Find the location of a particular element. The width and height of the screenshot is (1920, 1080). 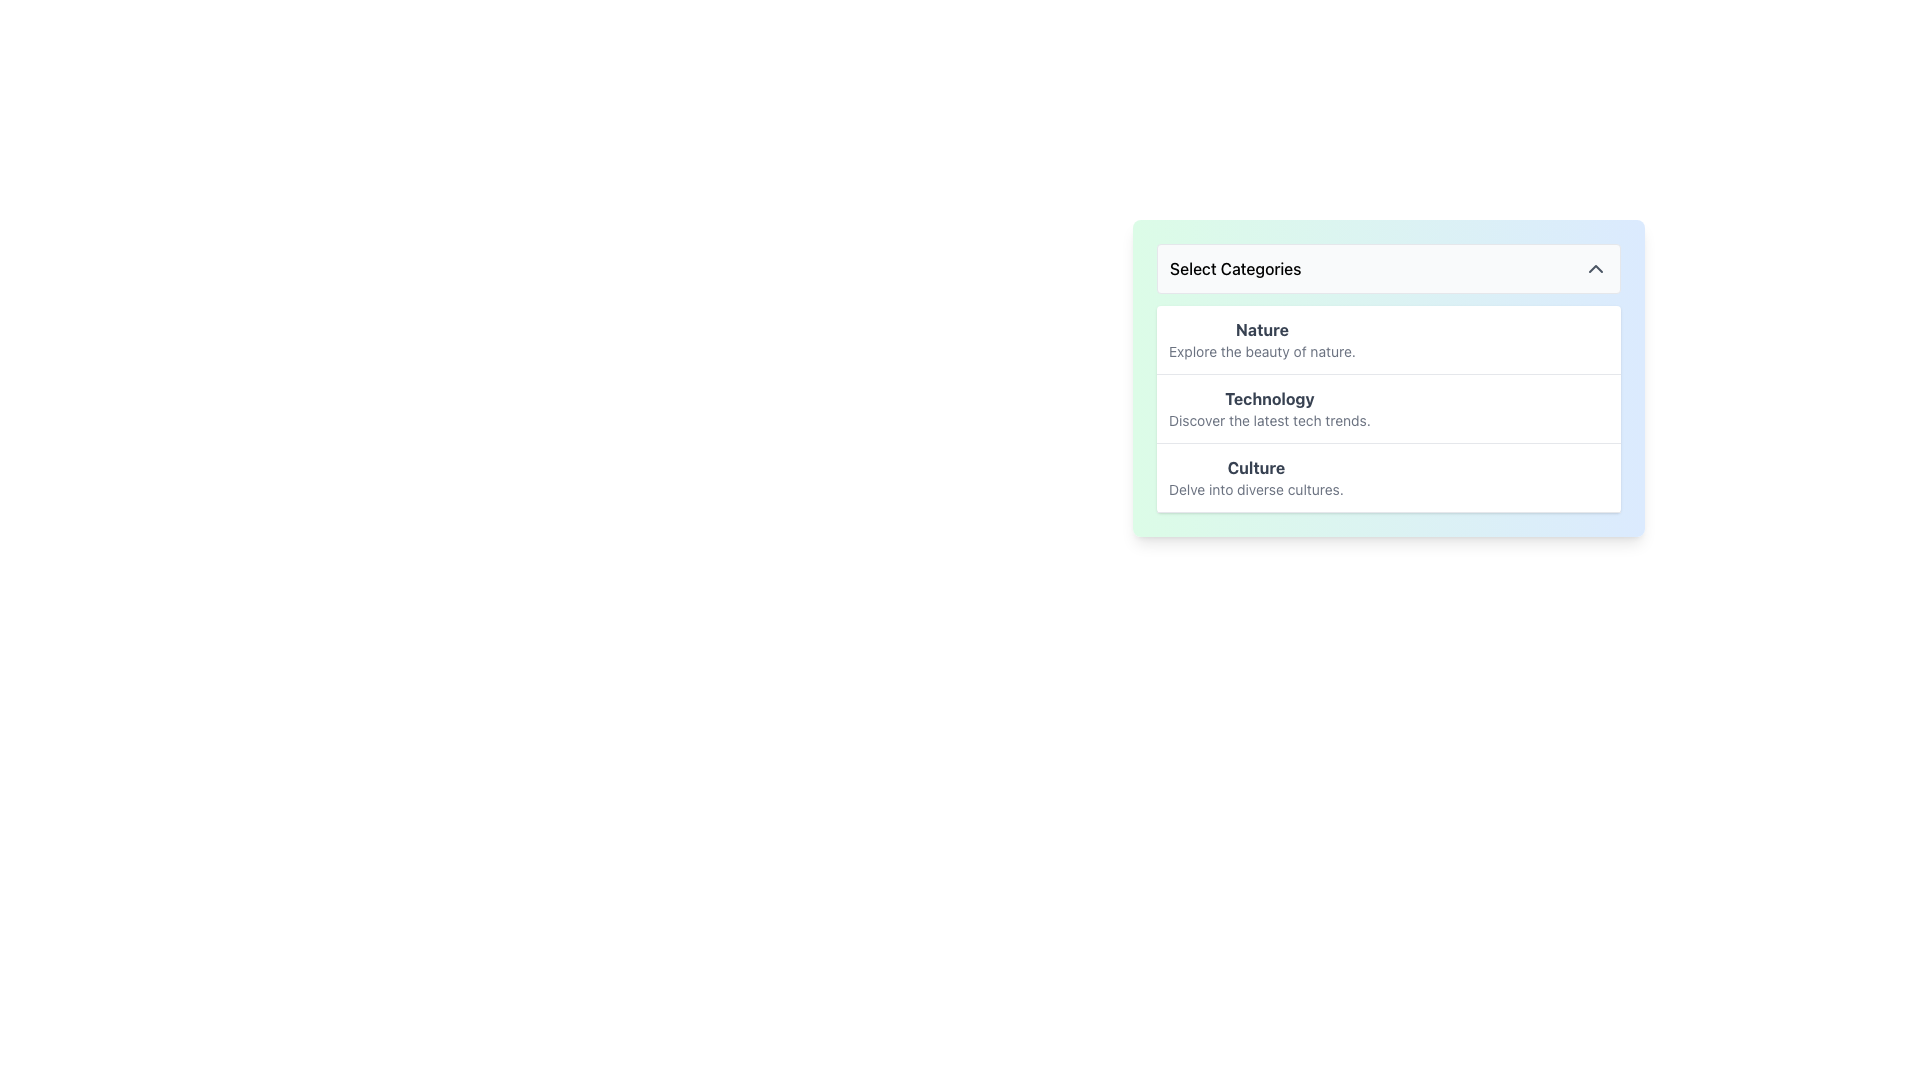

the 'Technology' category selector in the 'Select Categories' panel is located at coordinates (1387, 407).